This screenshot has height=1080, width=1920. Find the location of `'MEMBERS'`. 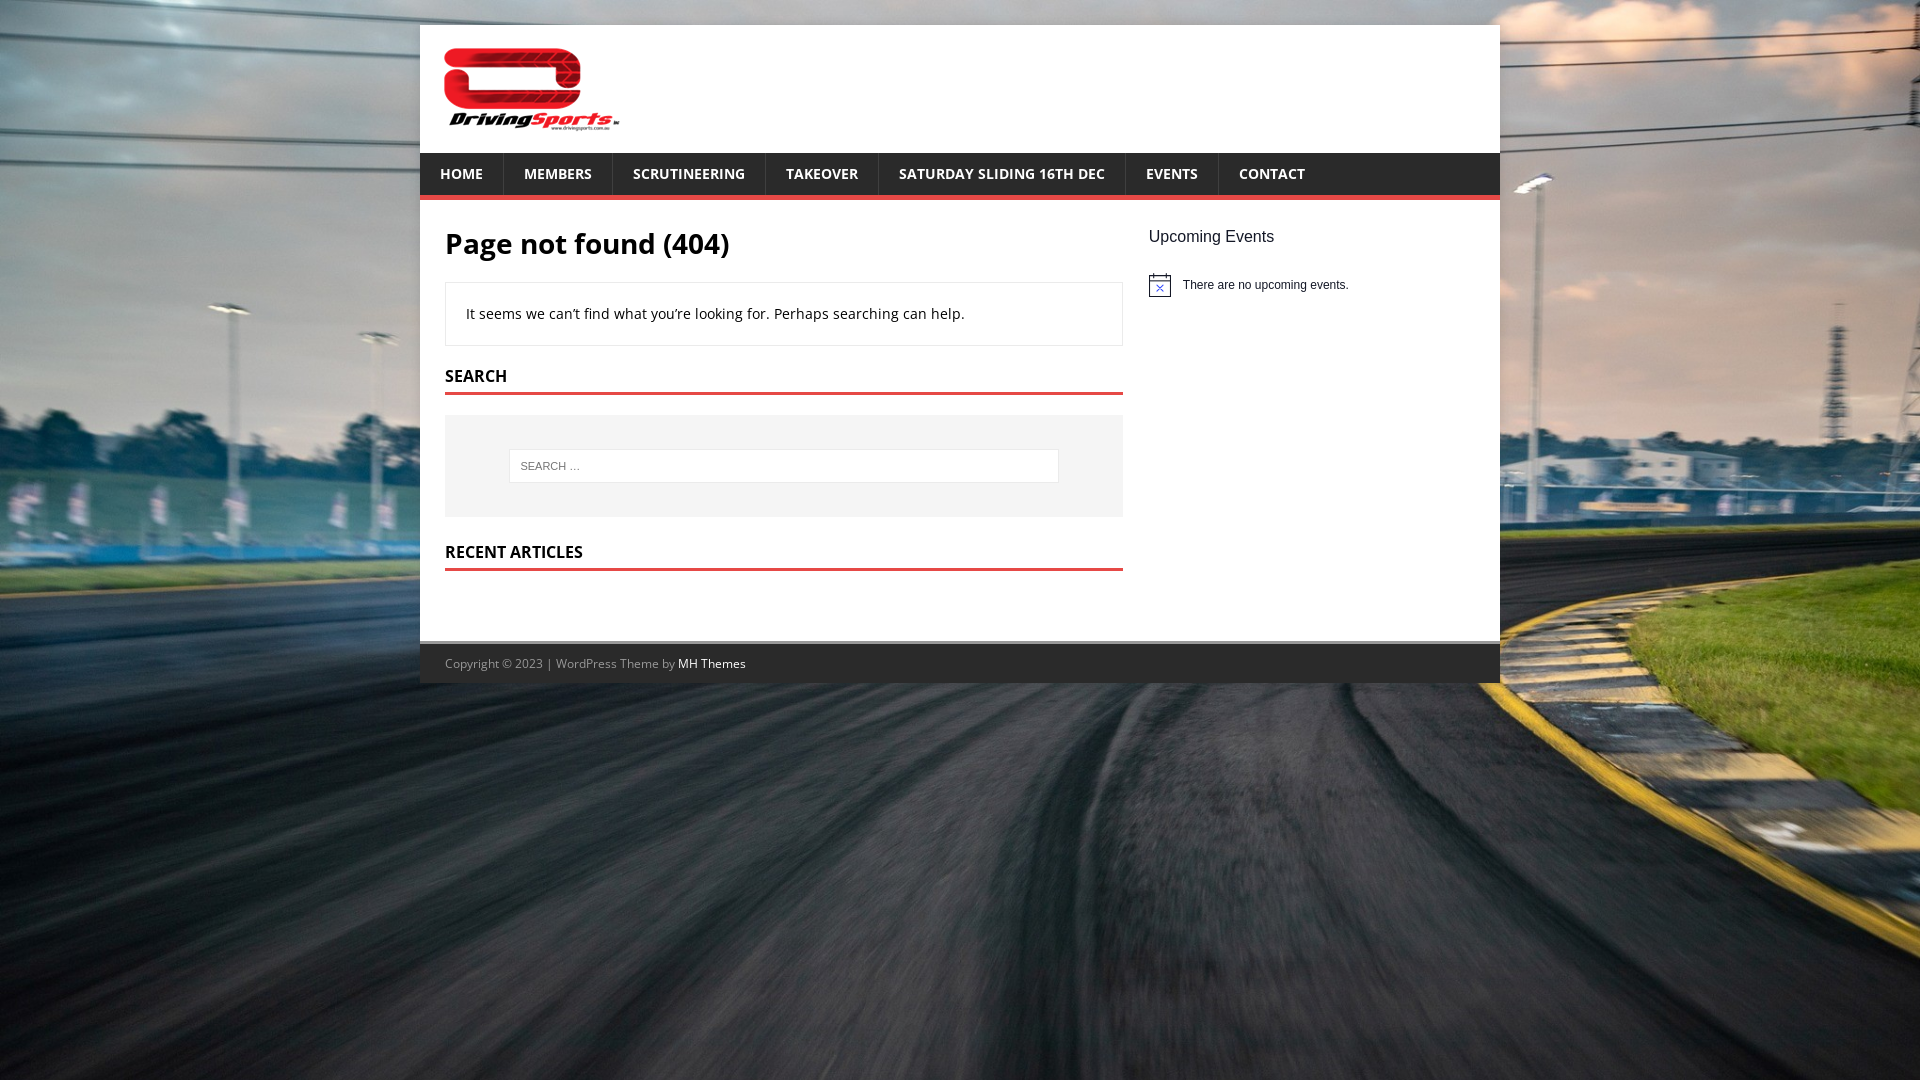

'MEMBERS' is located at coordinates (557, 172).